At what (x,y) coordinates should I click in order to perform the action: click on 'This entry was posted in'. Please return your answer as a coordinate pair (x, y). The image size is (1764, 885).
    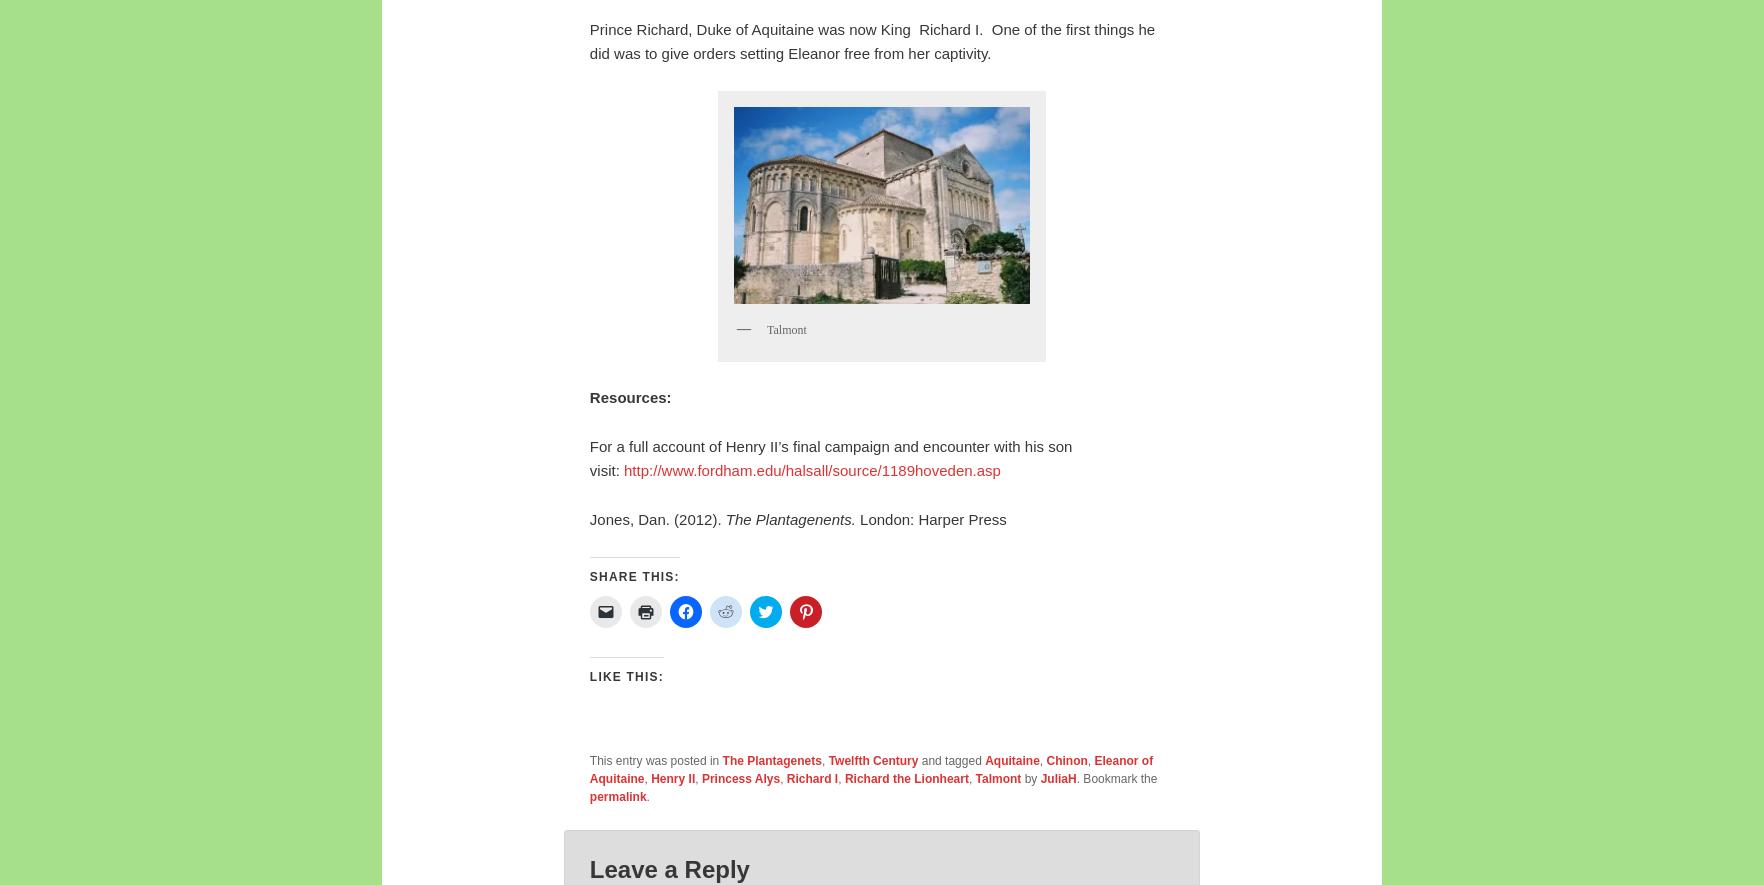
    Looking at the image, I should click on (655, 760).